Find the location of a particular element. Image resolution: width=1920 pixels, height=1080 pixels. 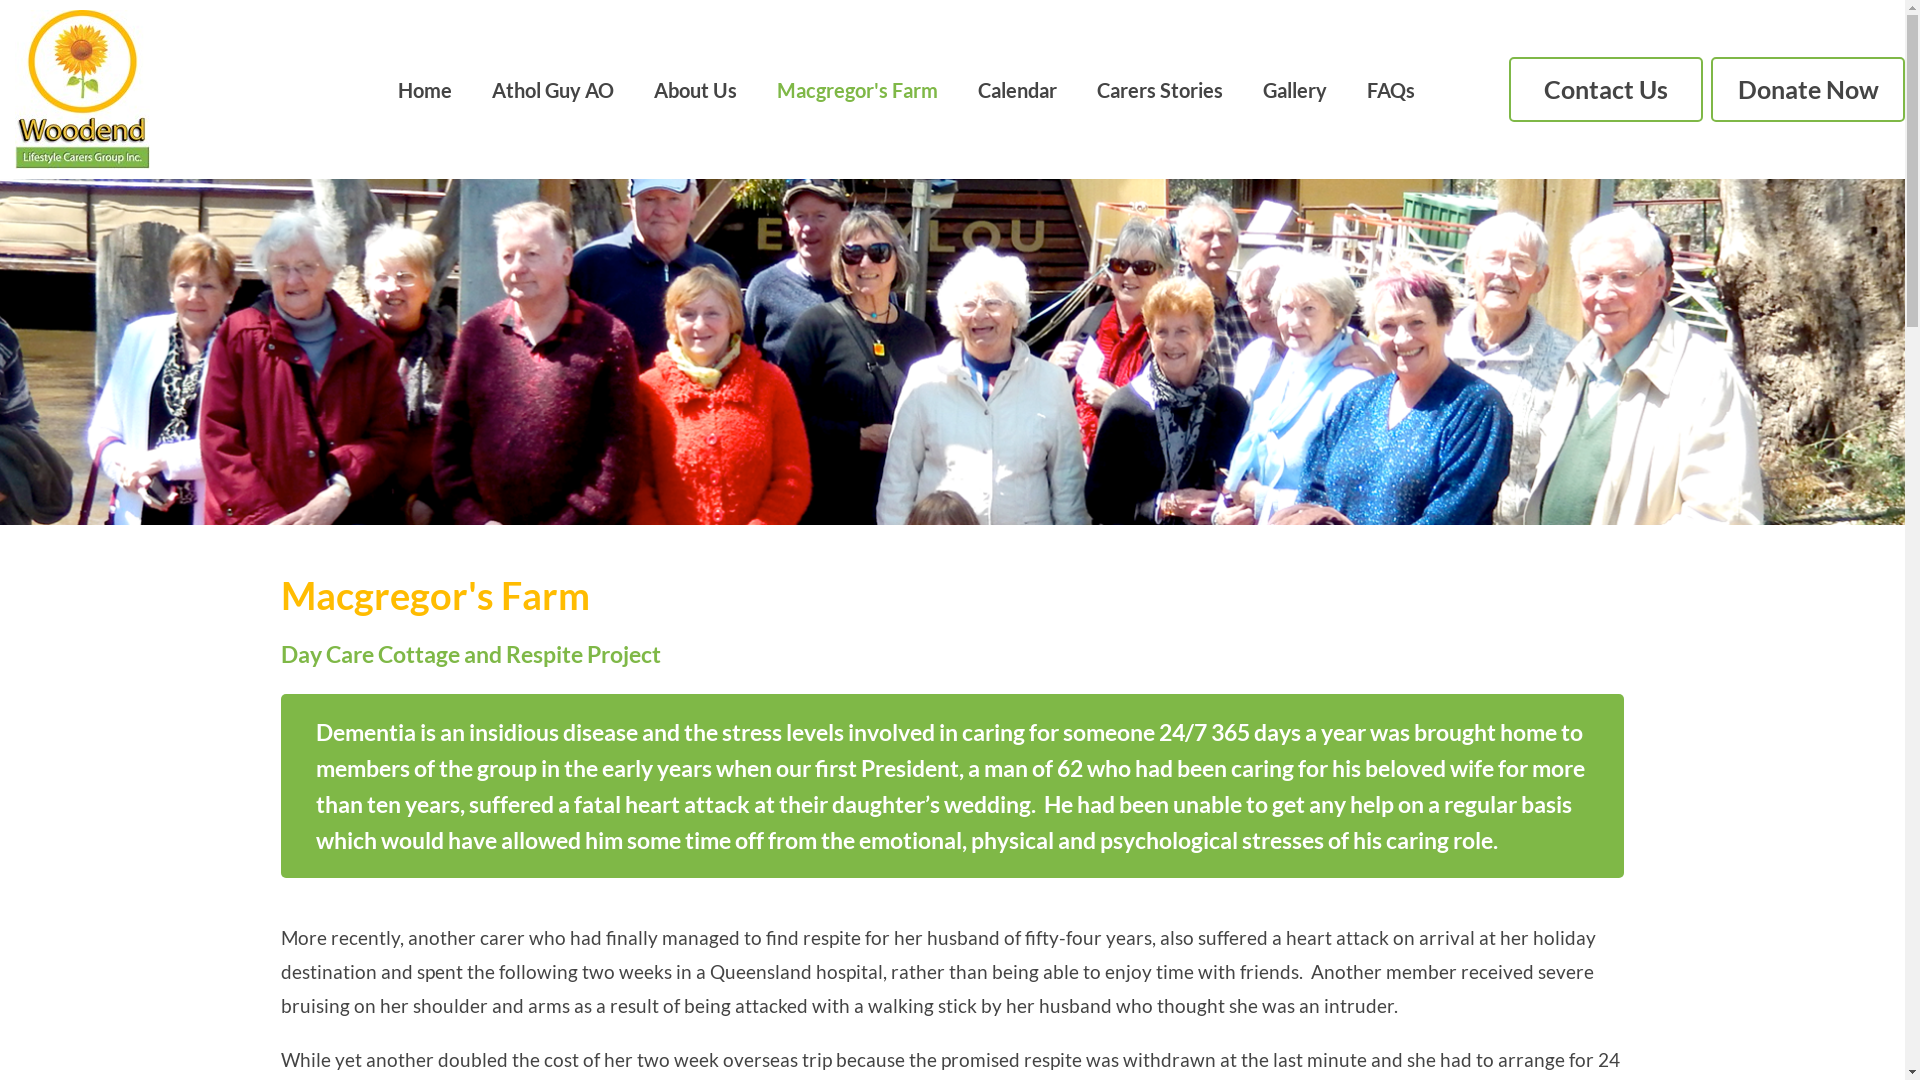

'Gallery' is located at coordinates (1295, 87).